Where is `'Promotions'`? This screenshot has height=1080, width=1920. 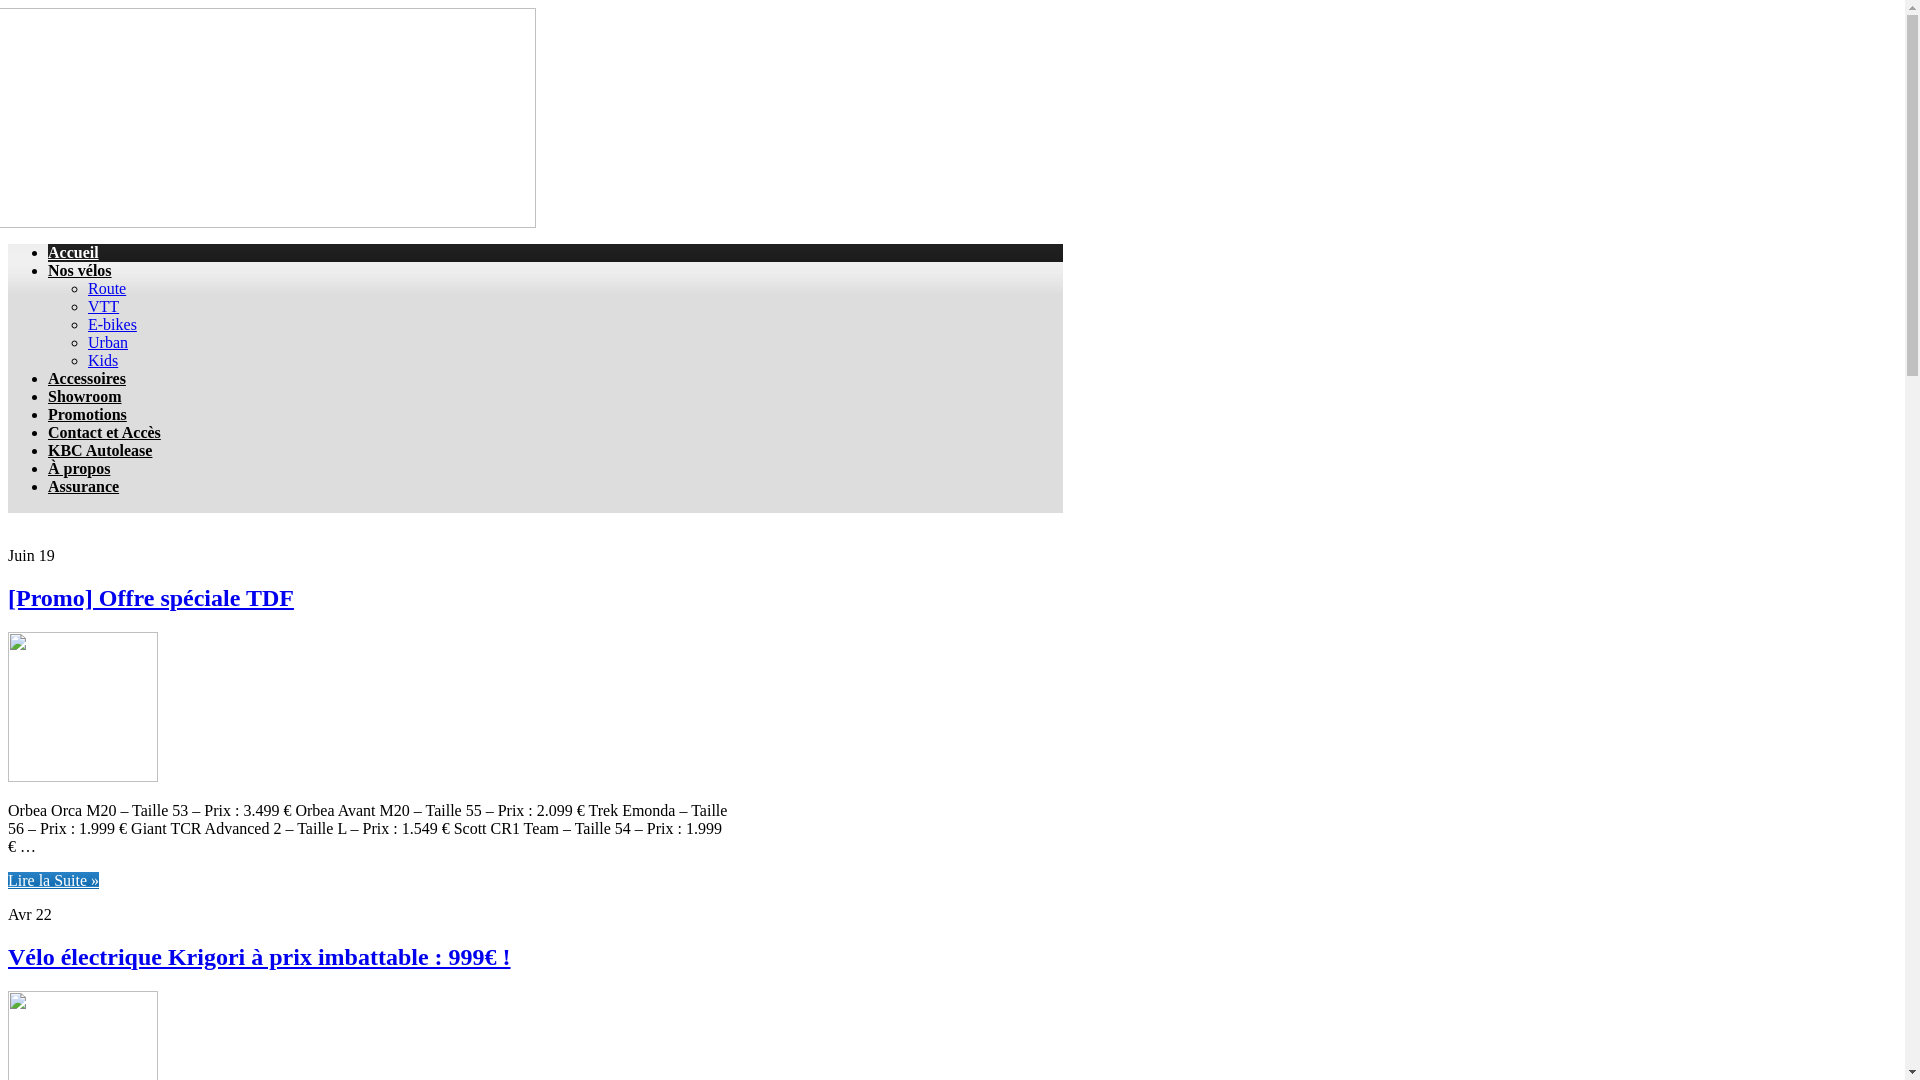 'Promotions' is located at coordinates (86, 413).